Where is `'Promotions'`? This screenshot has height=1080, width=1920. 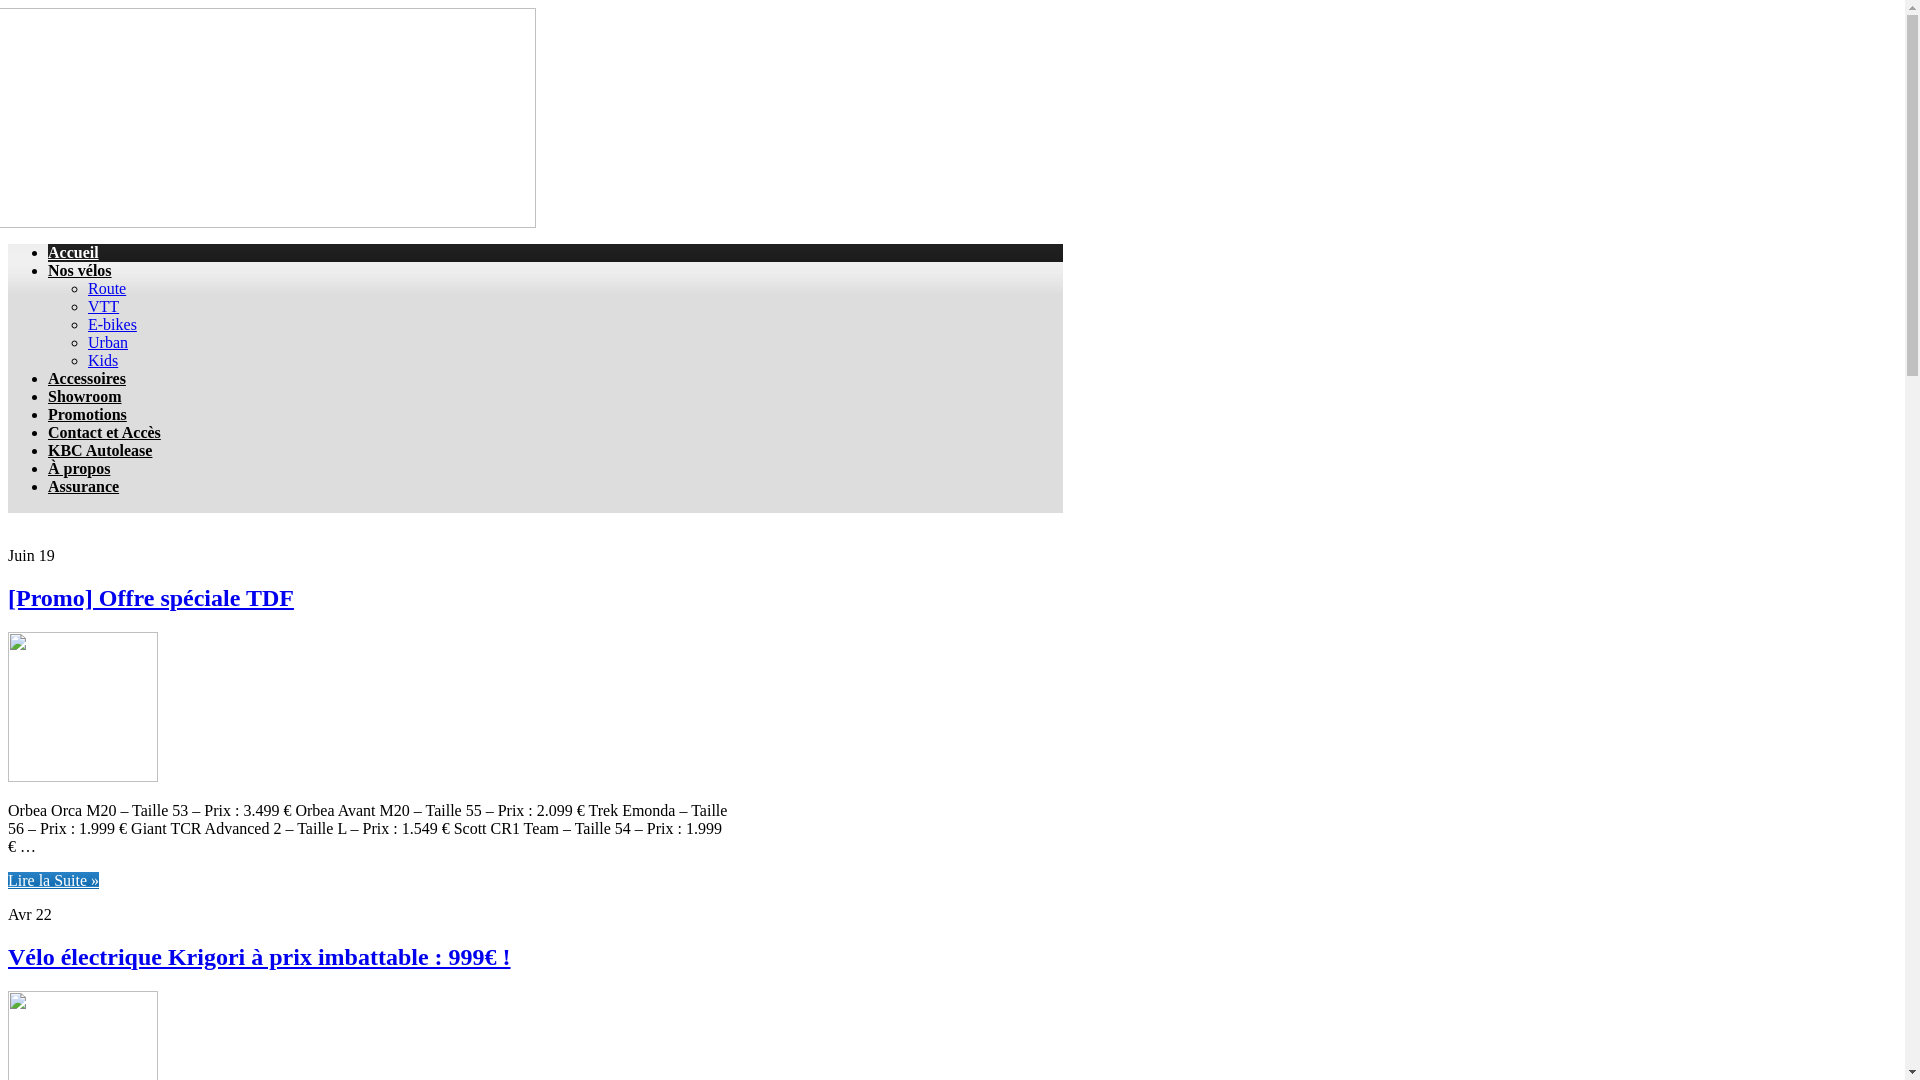 'Promotions' is located at coordinates (86, 413).